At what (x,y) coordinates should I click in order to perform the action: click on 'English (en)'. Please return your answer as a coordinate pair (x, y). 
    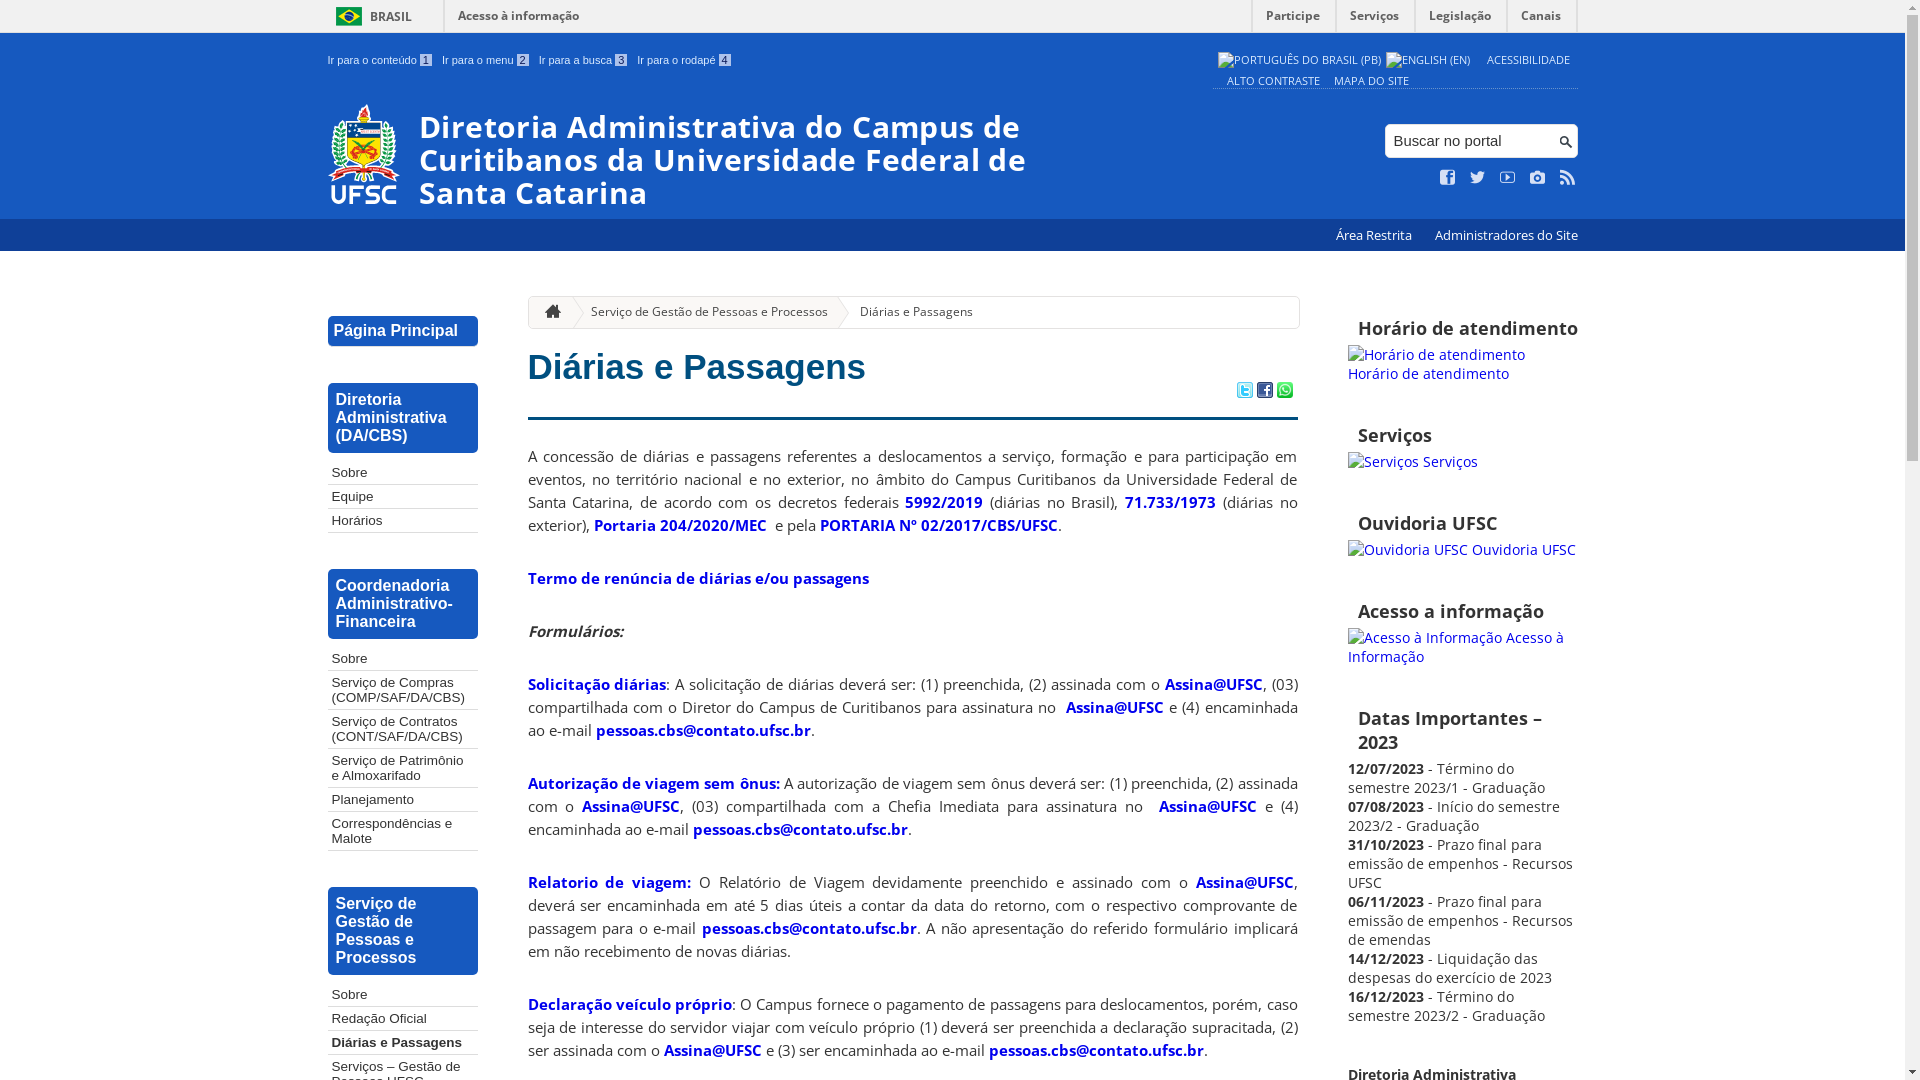
    Looking at the image, I should click on (1427, 58).